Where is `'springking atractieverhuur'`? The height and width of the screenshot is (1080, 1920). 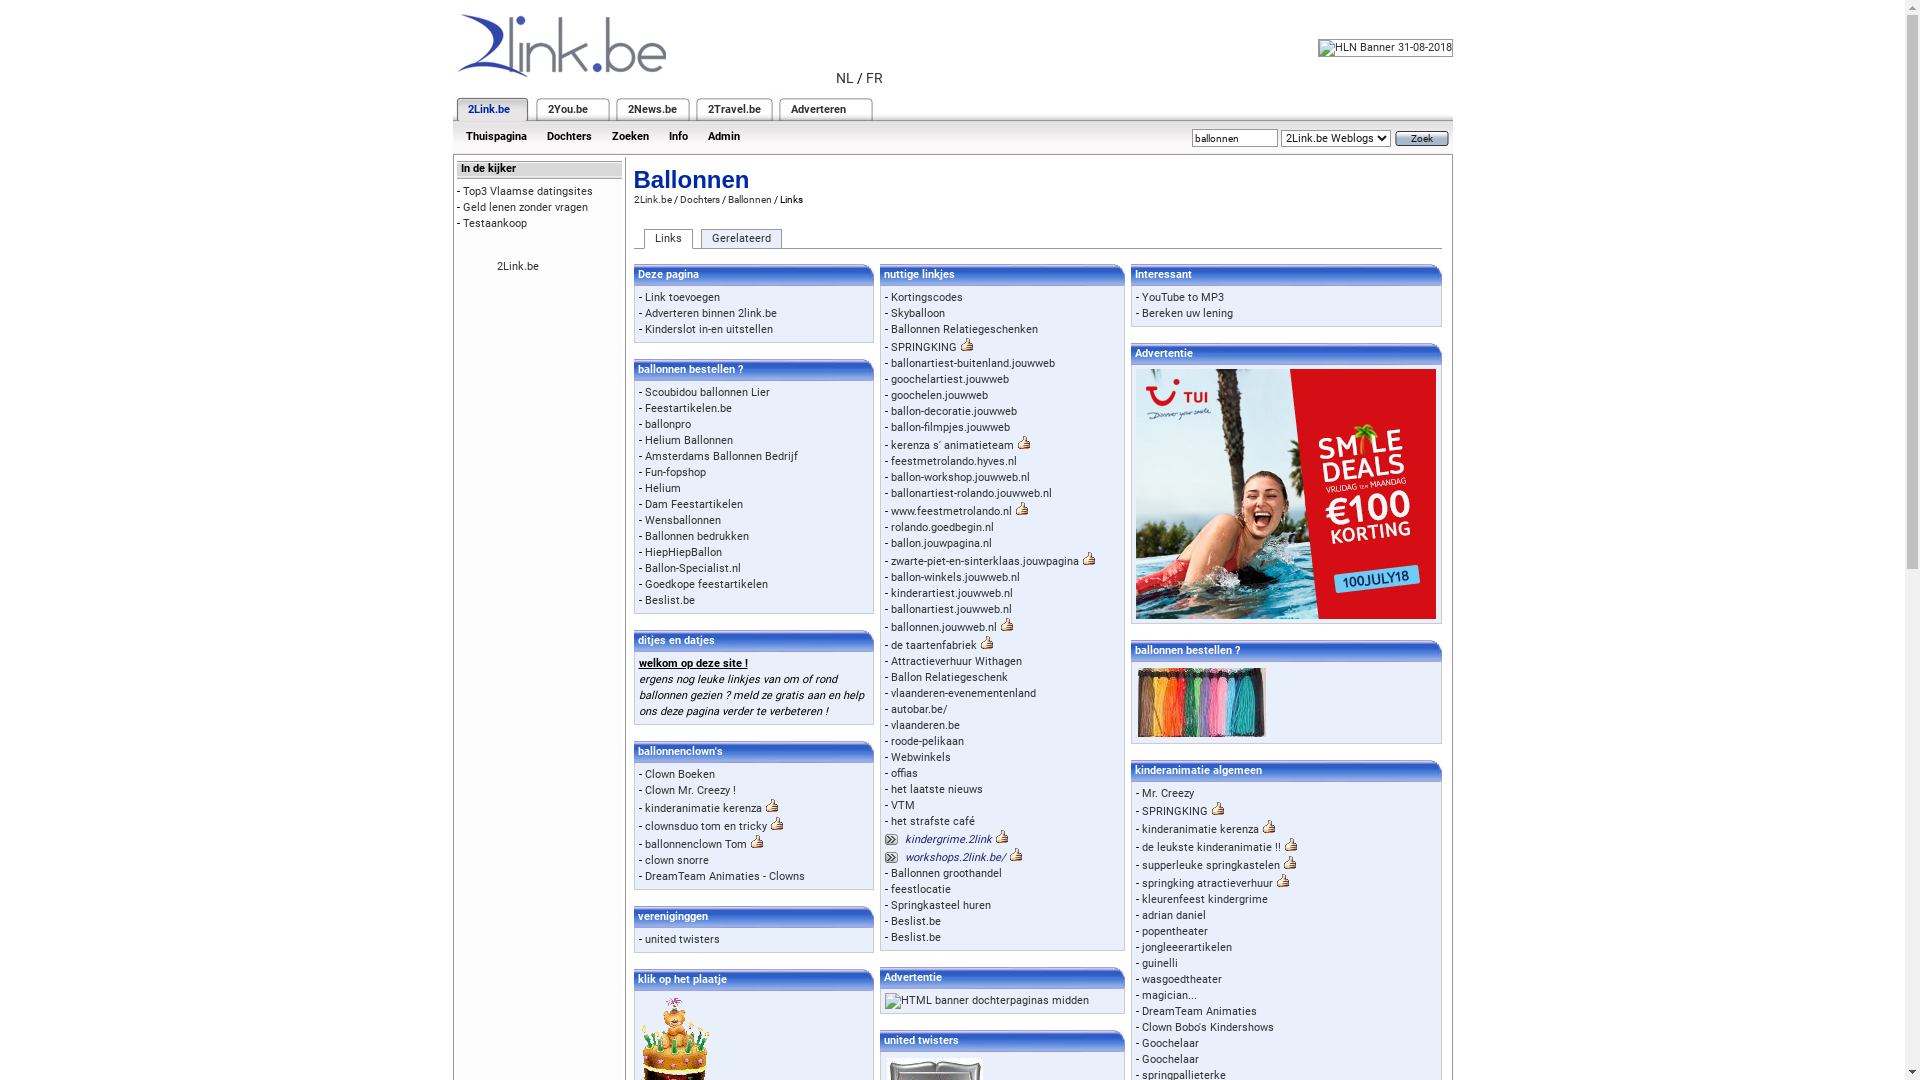
'springking atractieverhuur' is located at coordinates (1206, 882).